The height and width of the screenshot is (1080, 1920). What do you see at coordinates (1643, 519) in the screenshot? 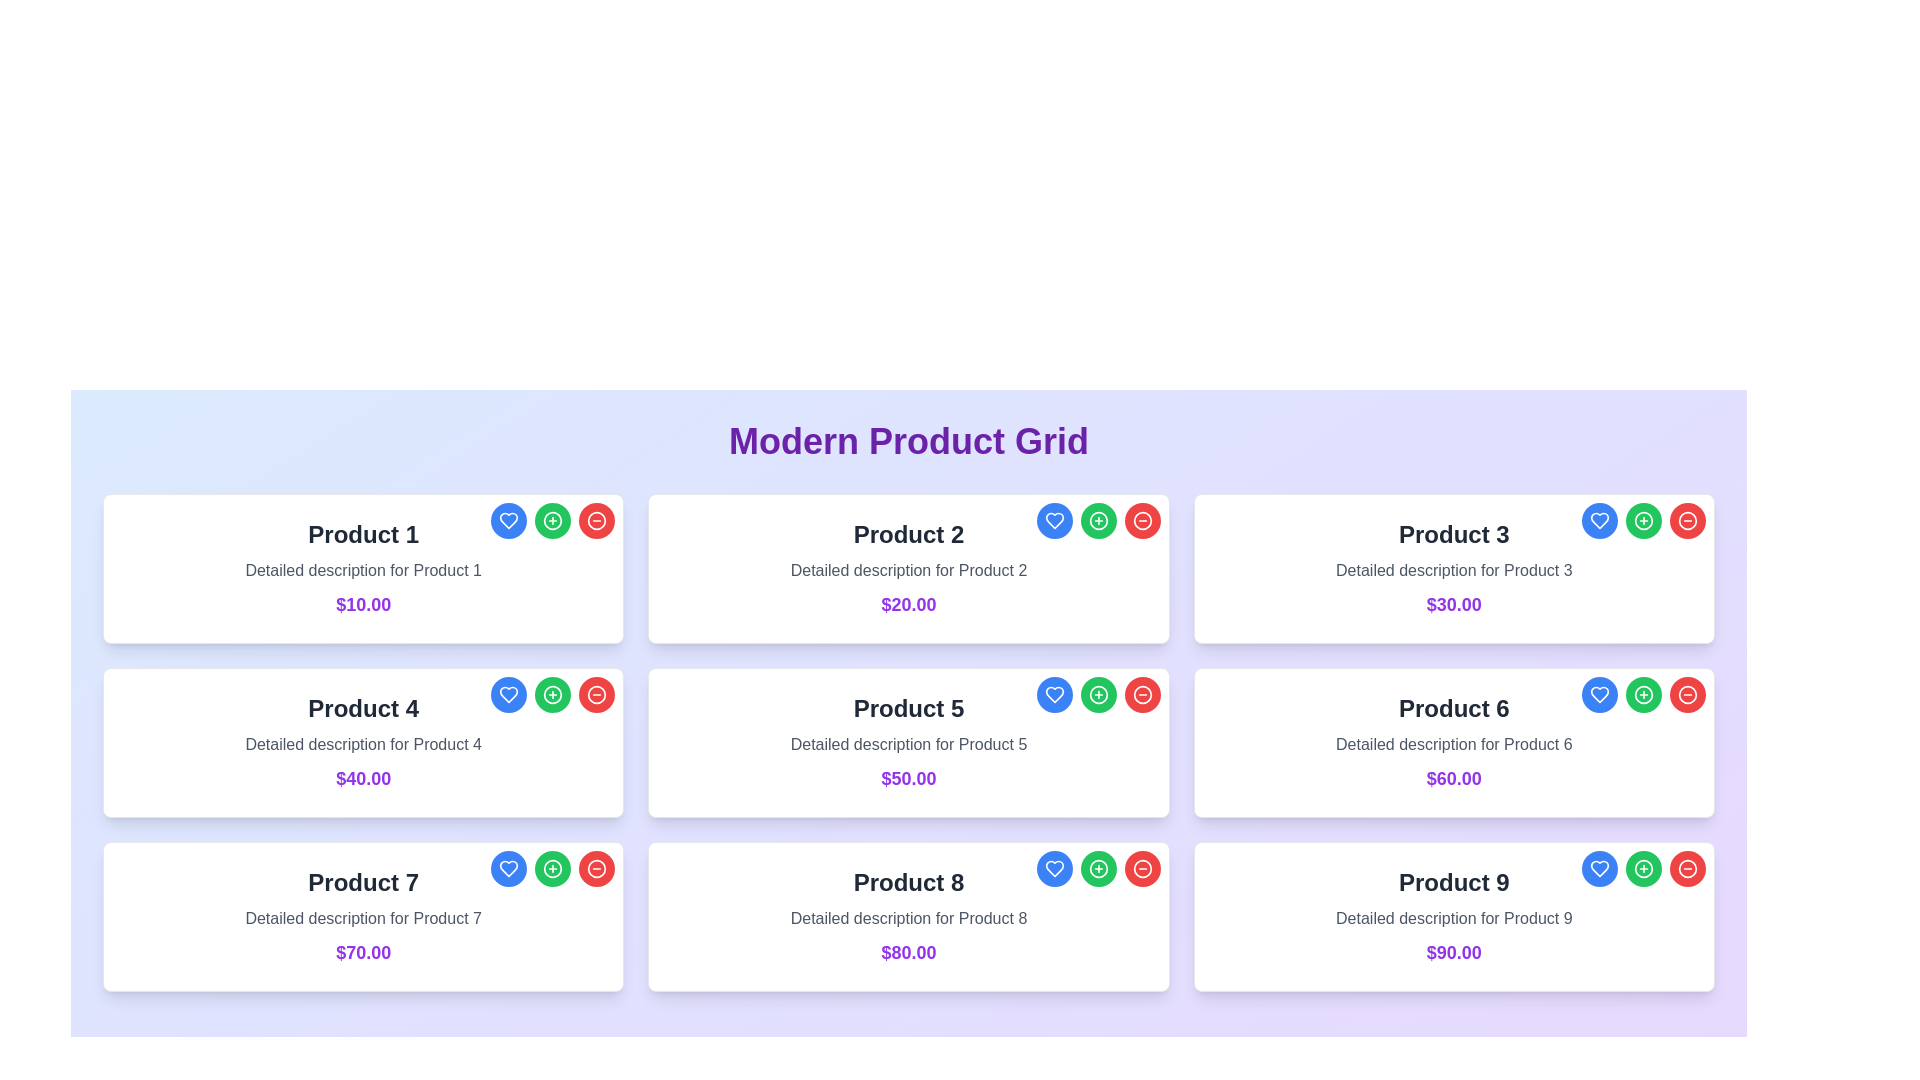
I see `the green circular button with white text that is the second button in the controls for 'Product 3'` at bounding box center [1643, 519].